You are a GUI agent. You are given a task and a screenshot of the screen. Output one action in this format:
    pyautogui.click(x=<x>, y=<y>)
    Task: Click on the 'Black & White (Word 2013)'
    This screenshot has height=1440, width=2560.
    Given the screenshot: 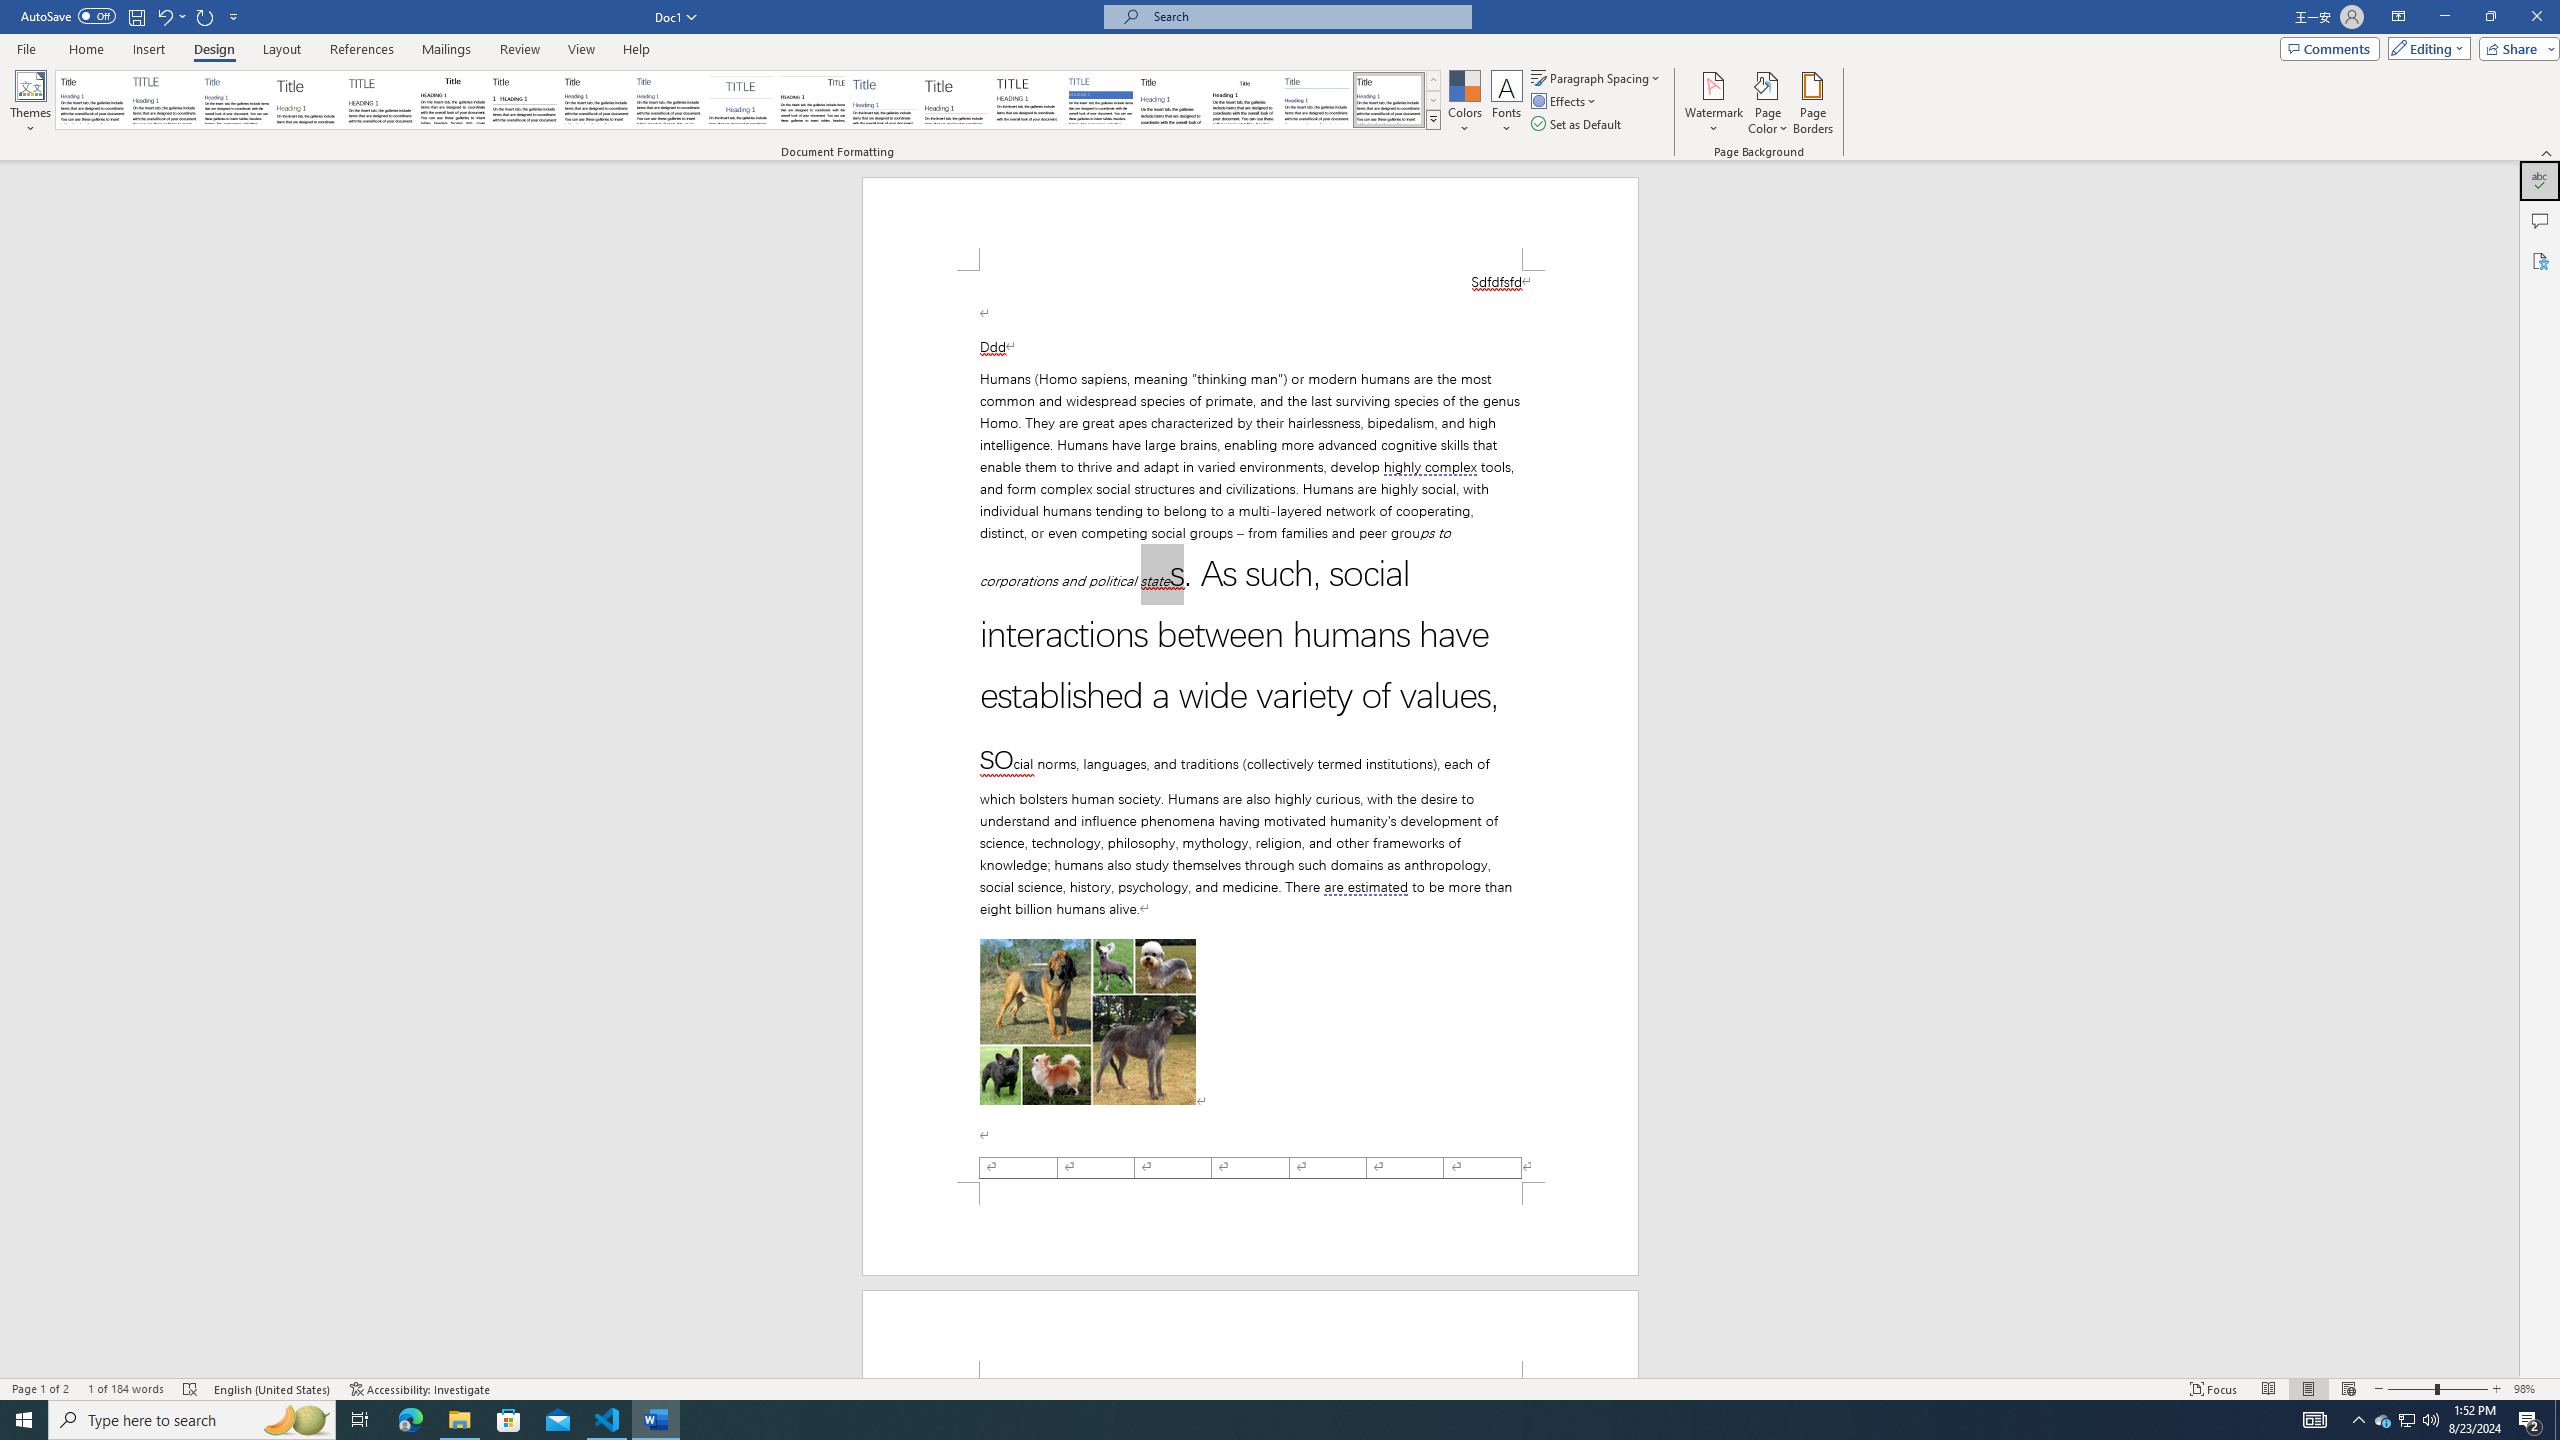 What is the action you would take?
    pyautogui.click(x=595, y=99)
    